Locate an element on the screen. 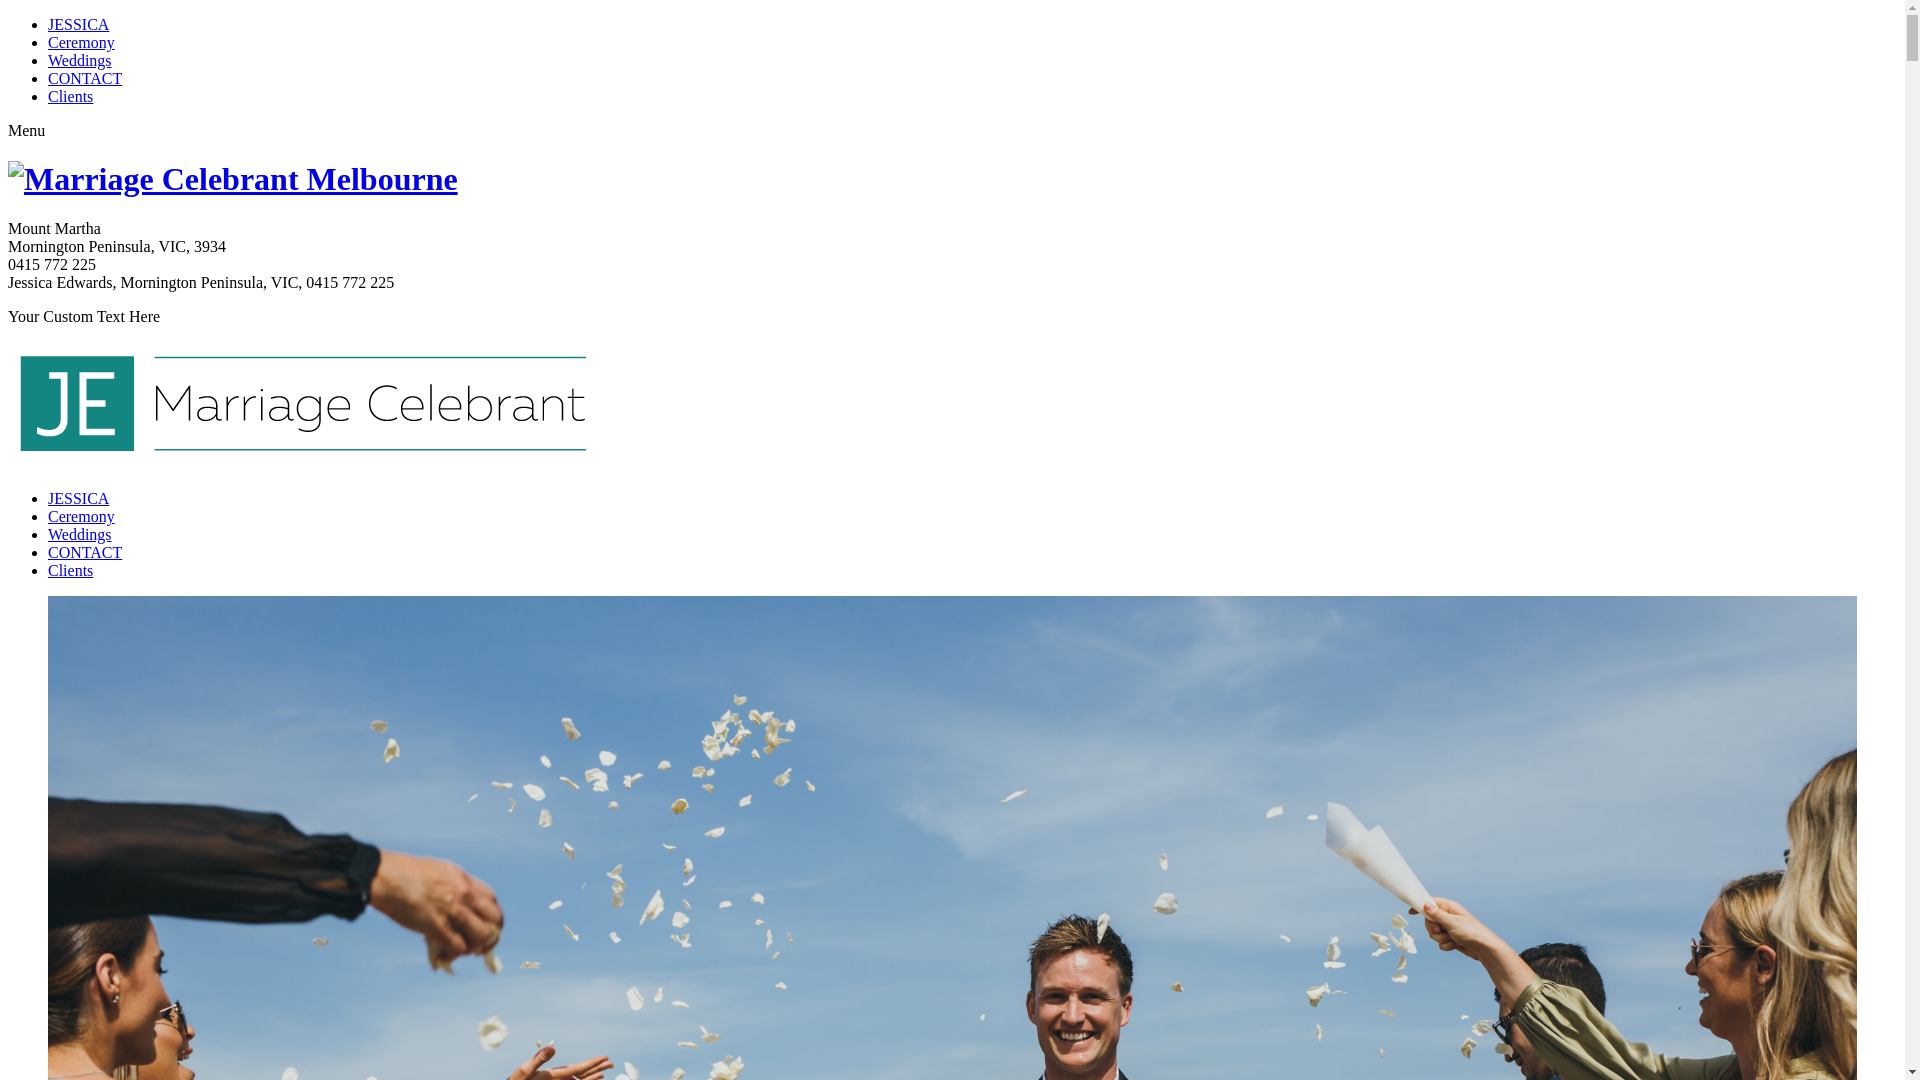 The image size is (1920, 1080). 'Weddings' is located at coordinates (80, 533).